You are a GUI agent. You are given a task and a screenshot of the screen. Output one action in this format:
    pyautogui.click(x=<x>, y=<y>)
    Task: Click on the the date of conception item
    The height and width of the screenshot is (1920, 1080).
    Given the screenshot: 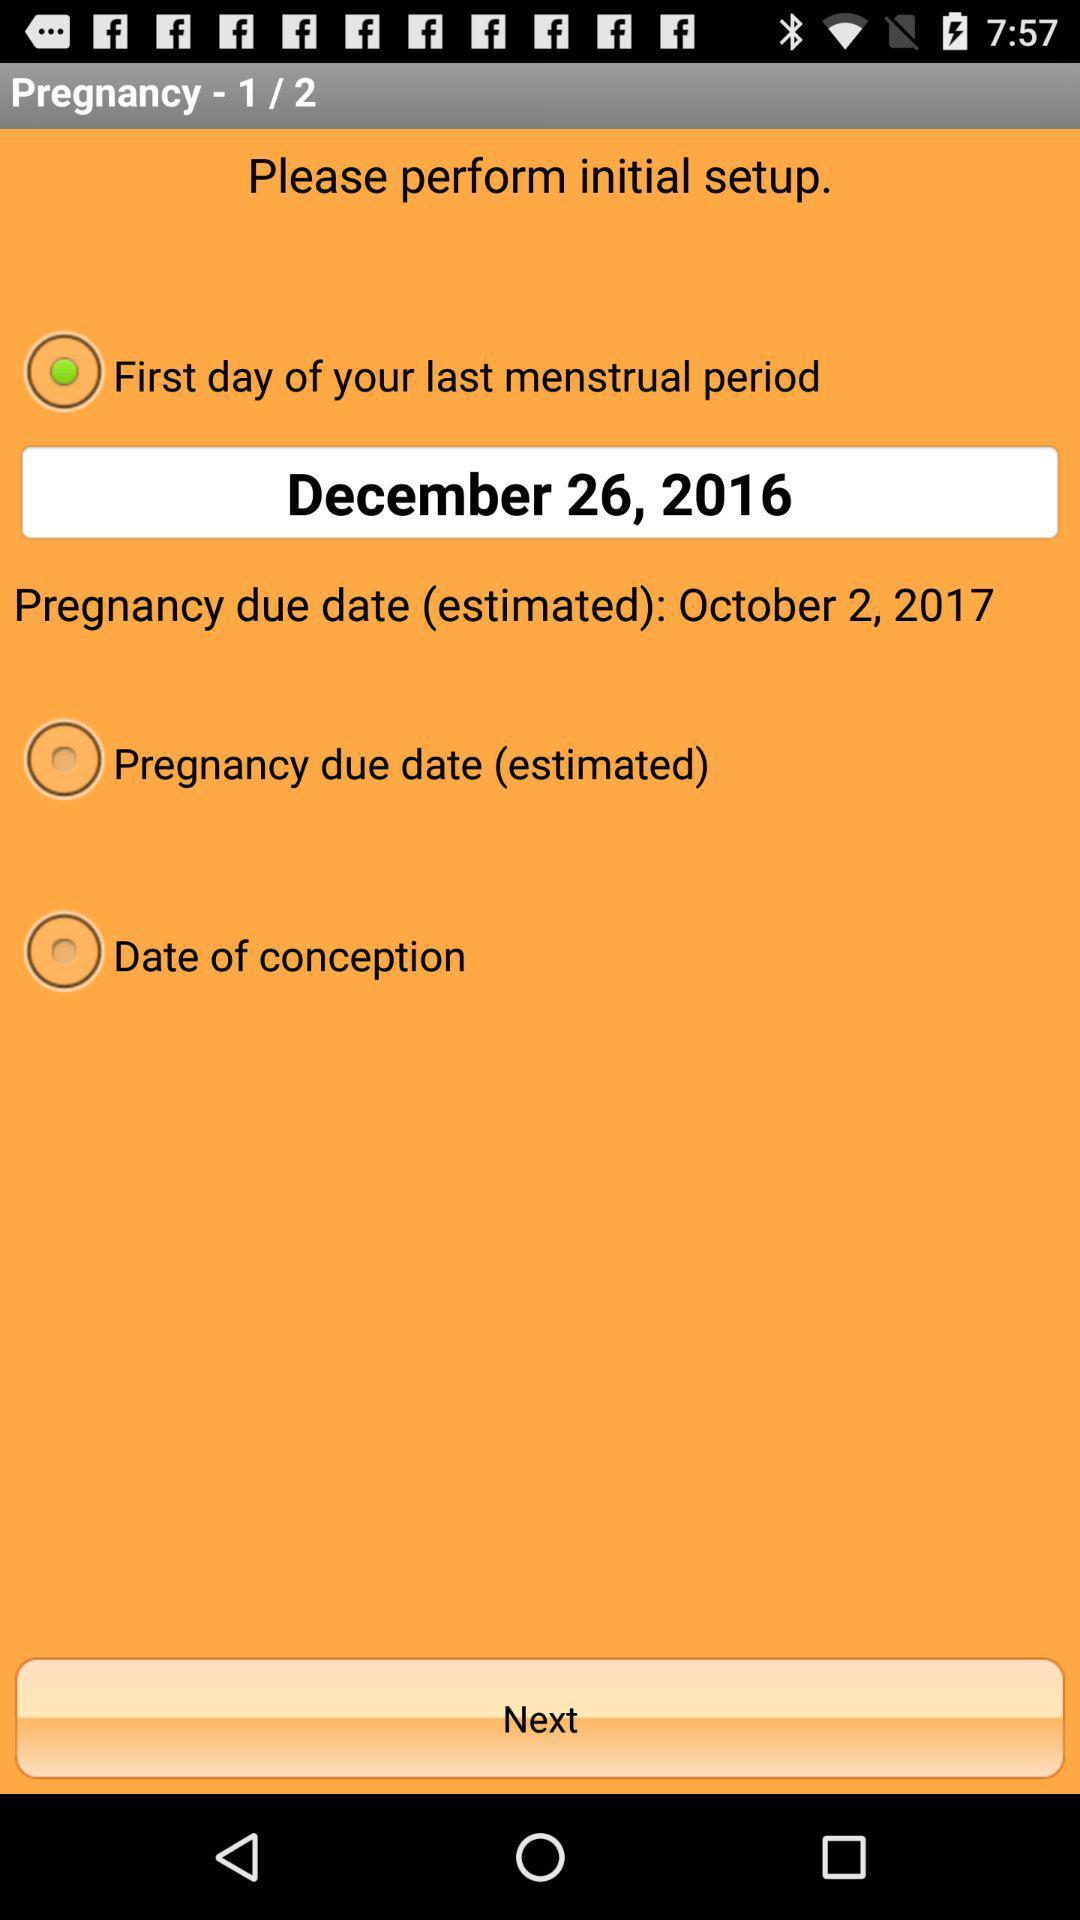 What is the action you would take?
    pyautogui.click(x=540, y=953)
    